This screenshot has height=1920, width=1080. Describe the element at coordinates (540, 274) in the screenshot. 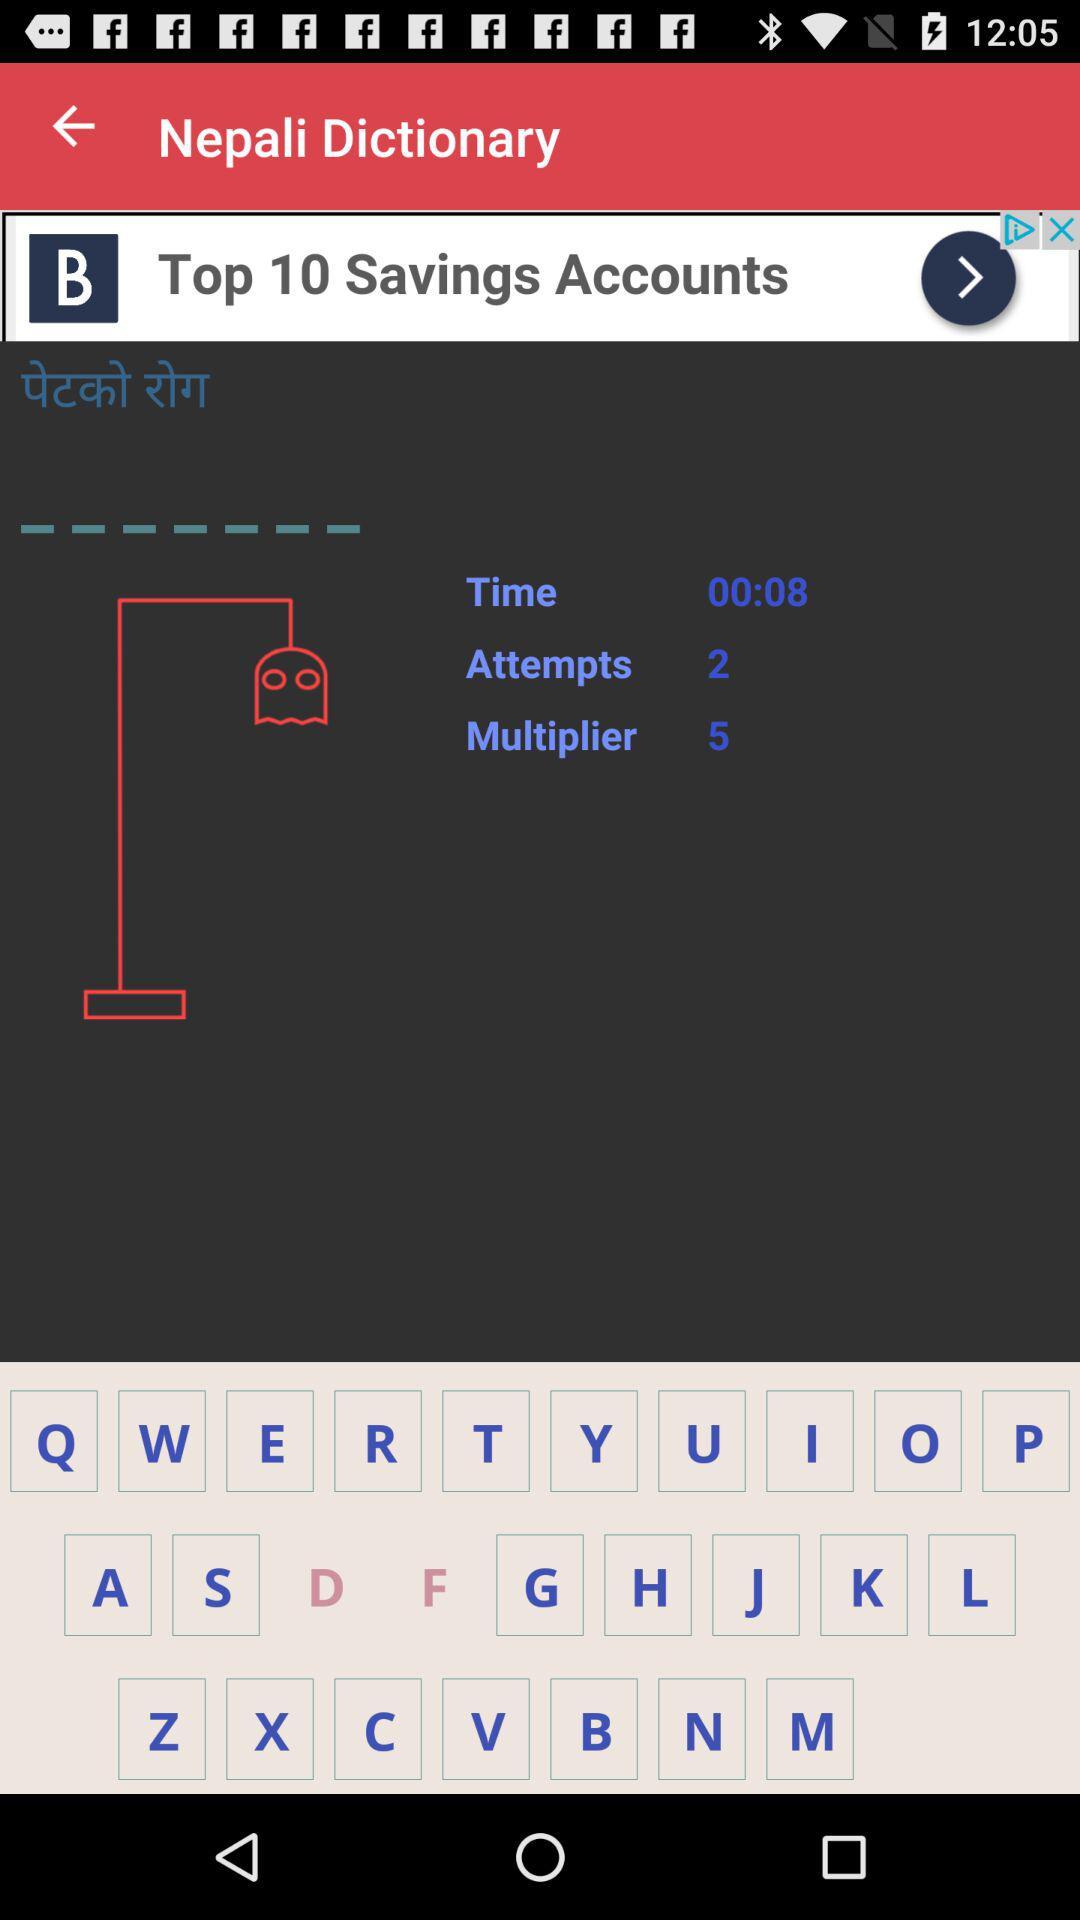

I see `details about advertisement` at that location.